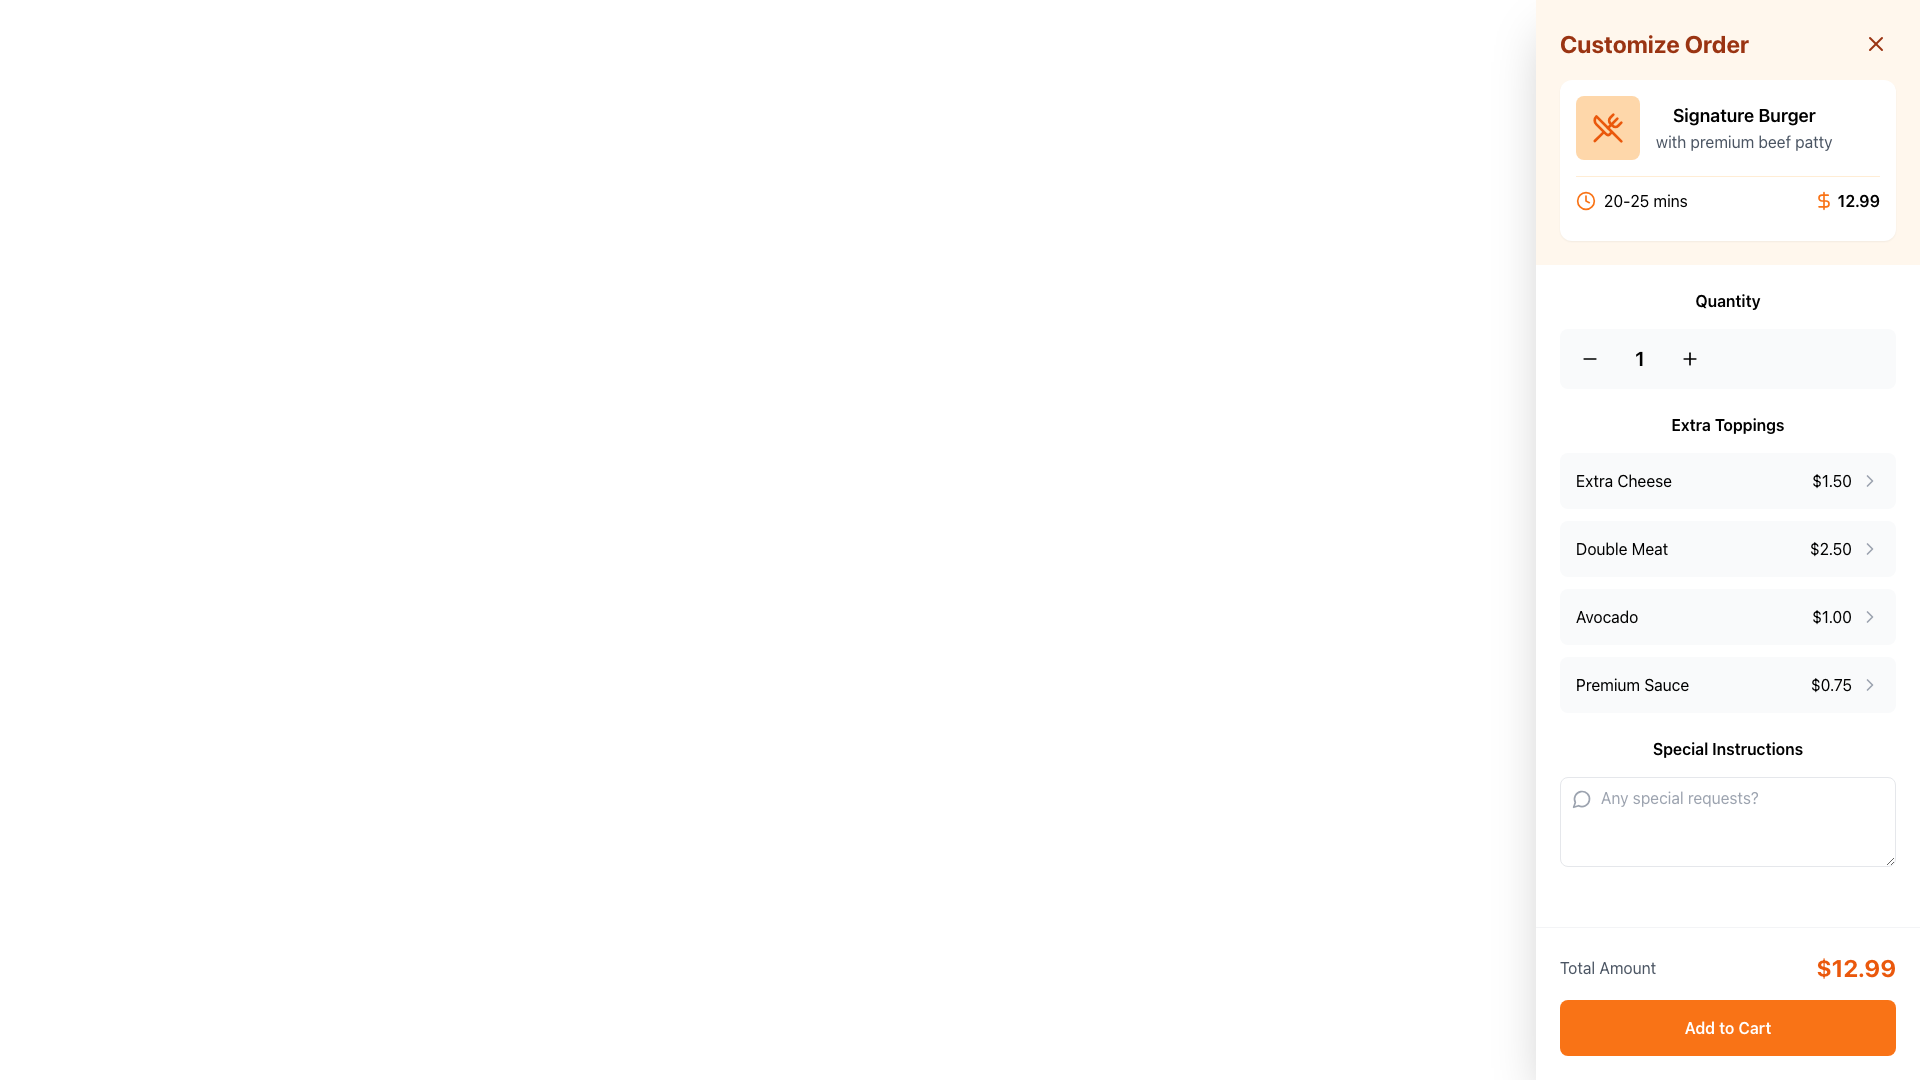 This screenshot has width=1920, height=1080. What do you see at coordinates (1869, 548) in the screenshot?
I see `the right-facing chevron icon (>) in the 'Double Meat' row of the 'Extra Toppings' section` at bounding box center [1869, 548].